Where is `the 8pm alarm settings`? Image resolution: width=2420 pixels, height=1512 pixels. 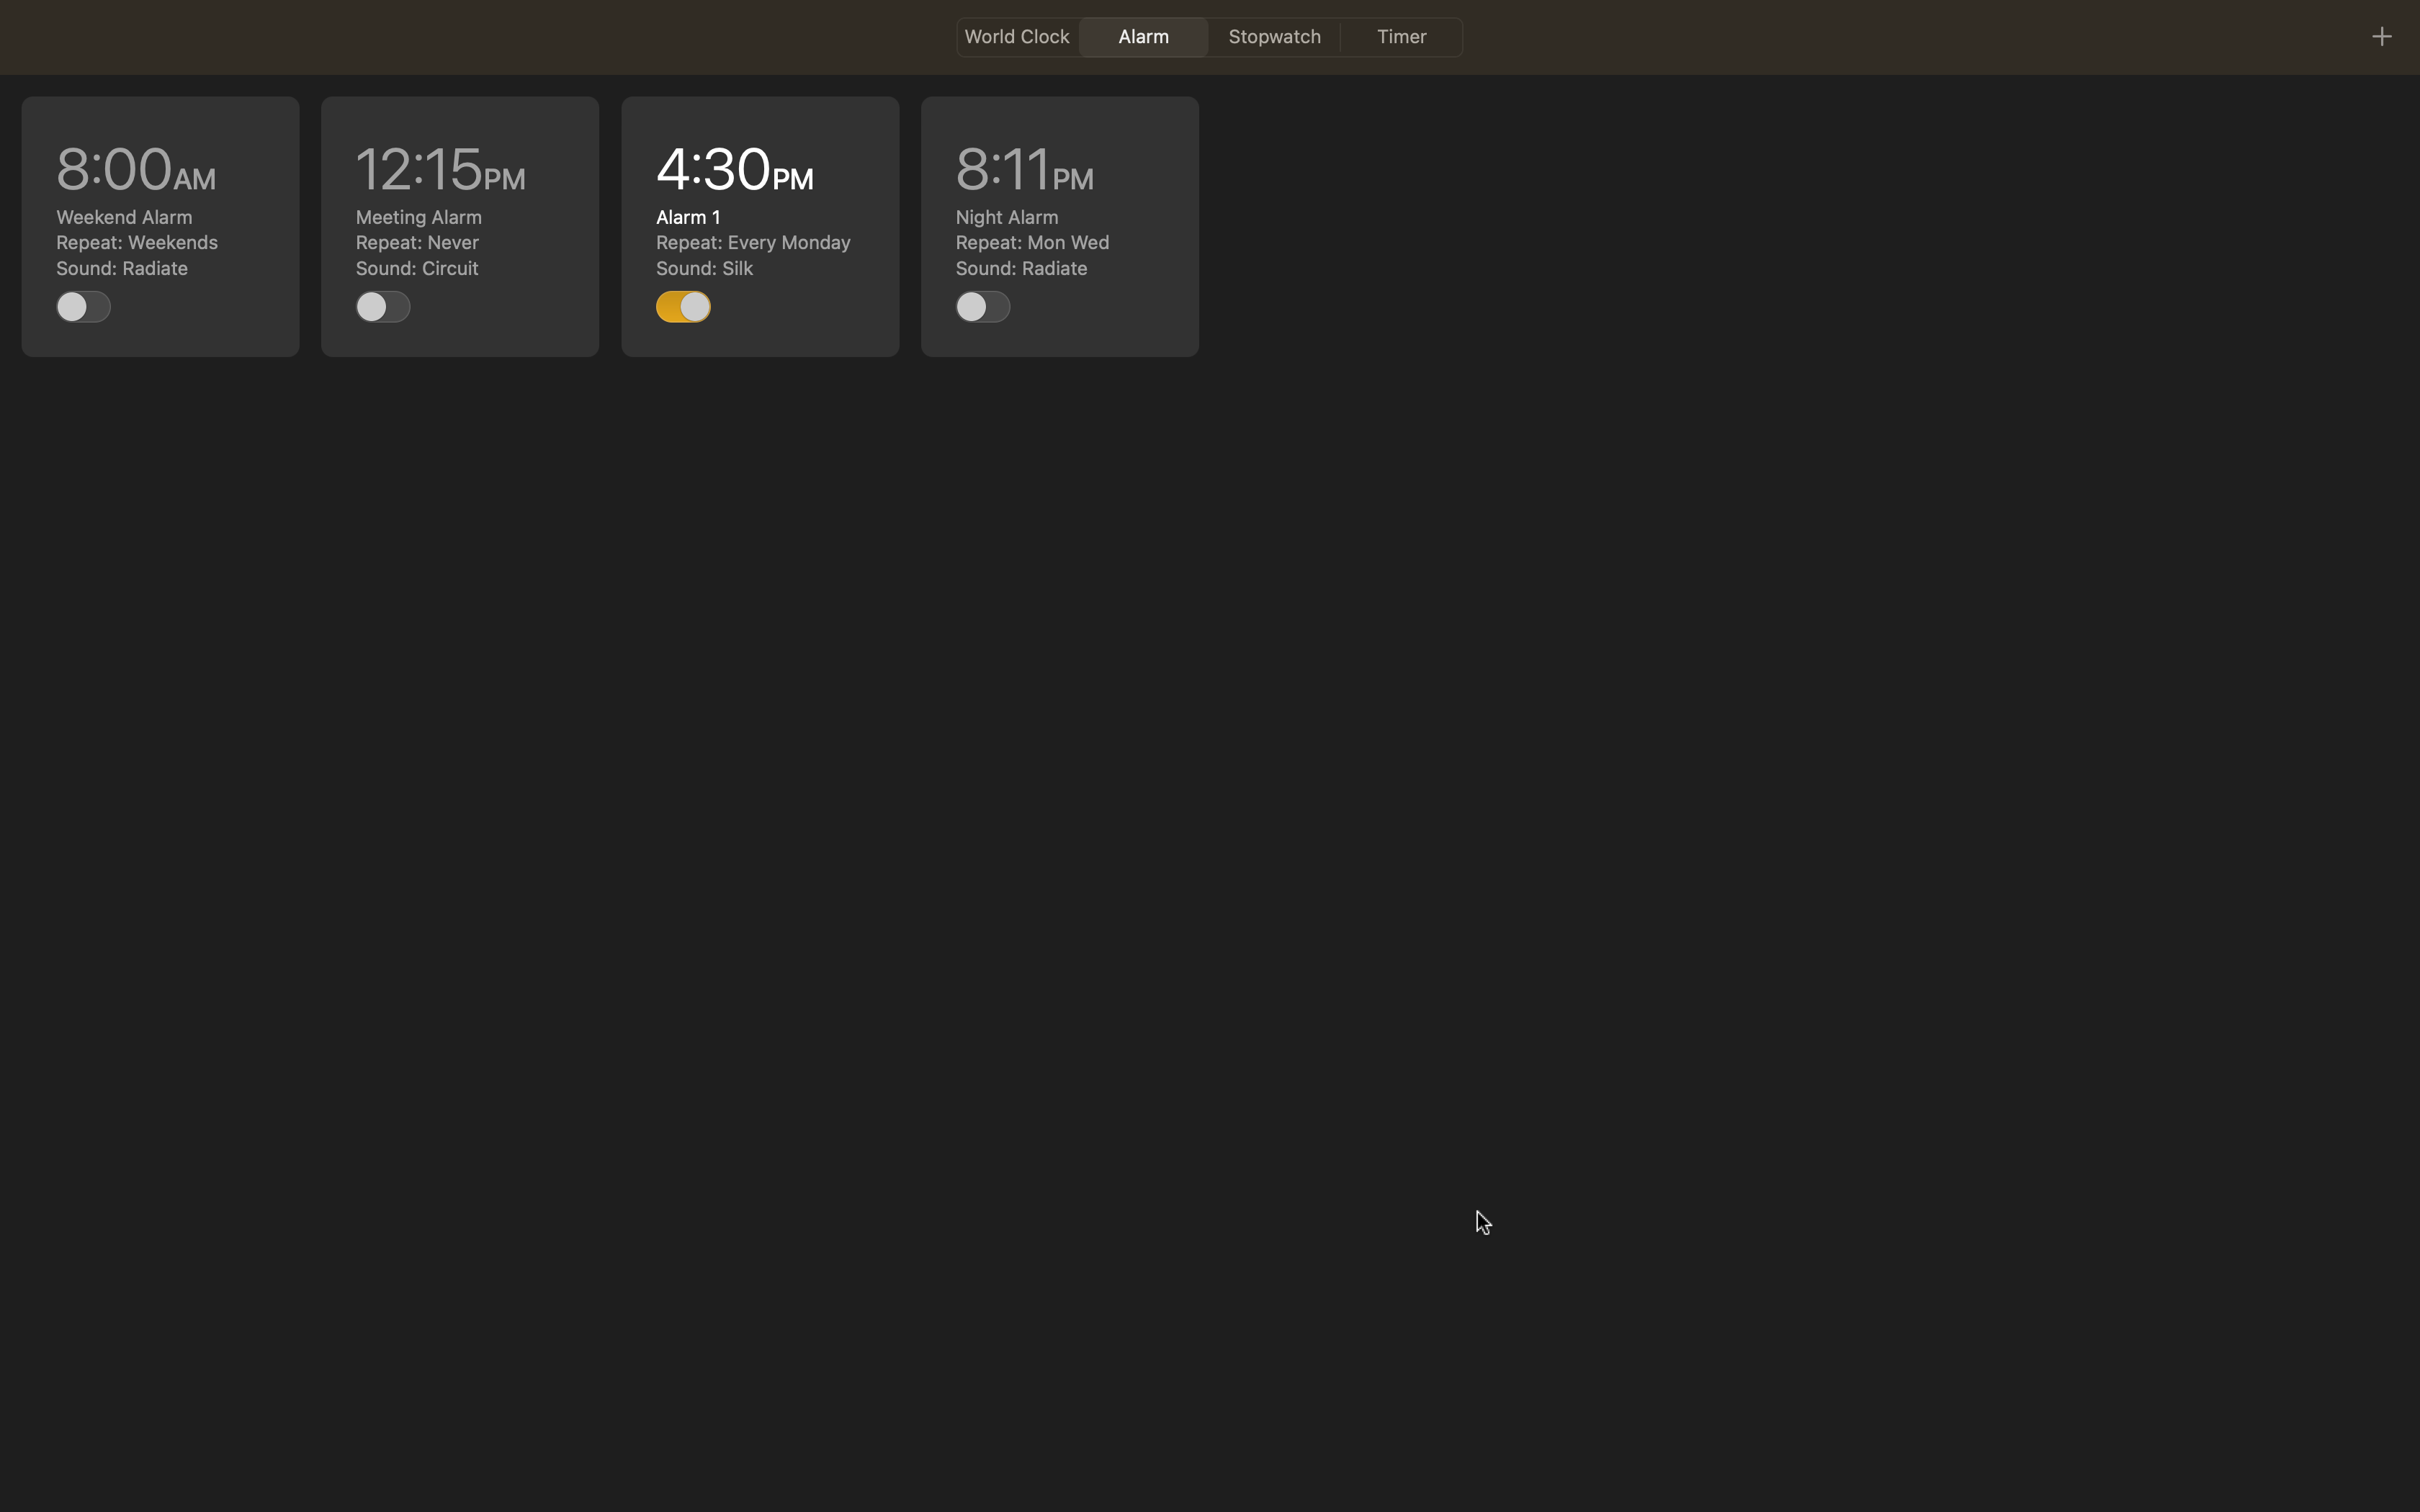
the 8pm alarm settings is located at coordinates (1059, 227).